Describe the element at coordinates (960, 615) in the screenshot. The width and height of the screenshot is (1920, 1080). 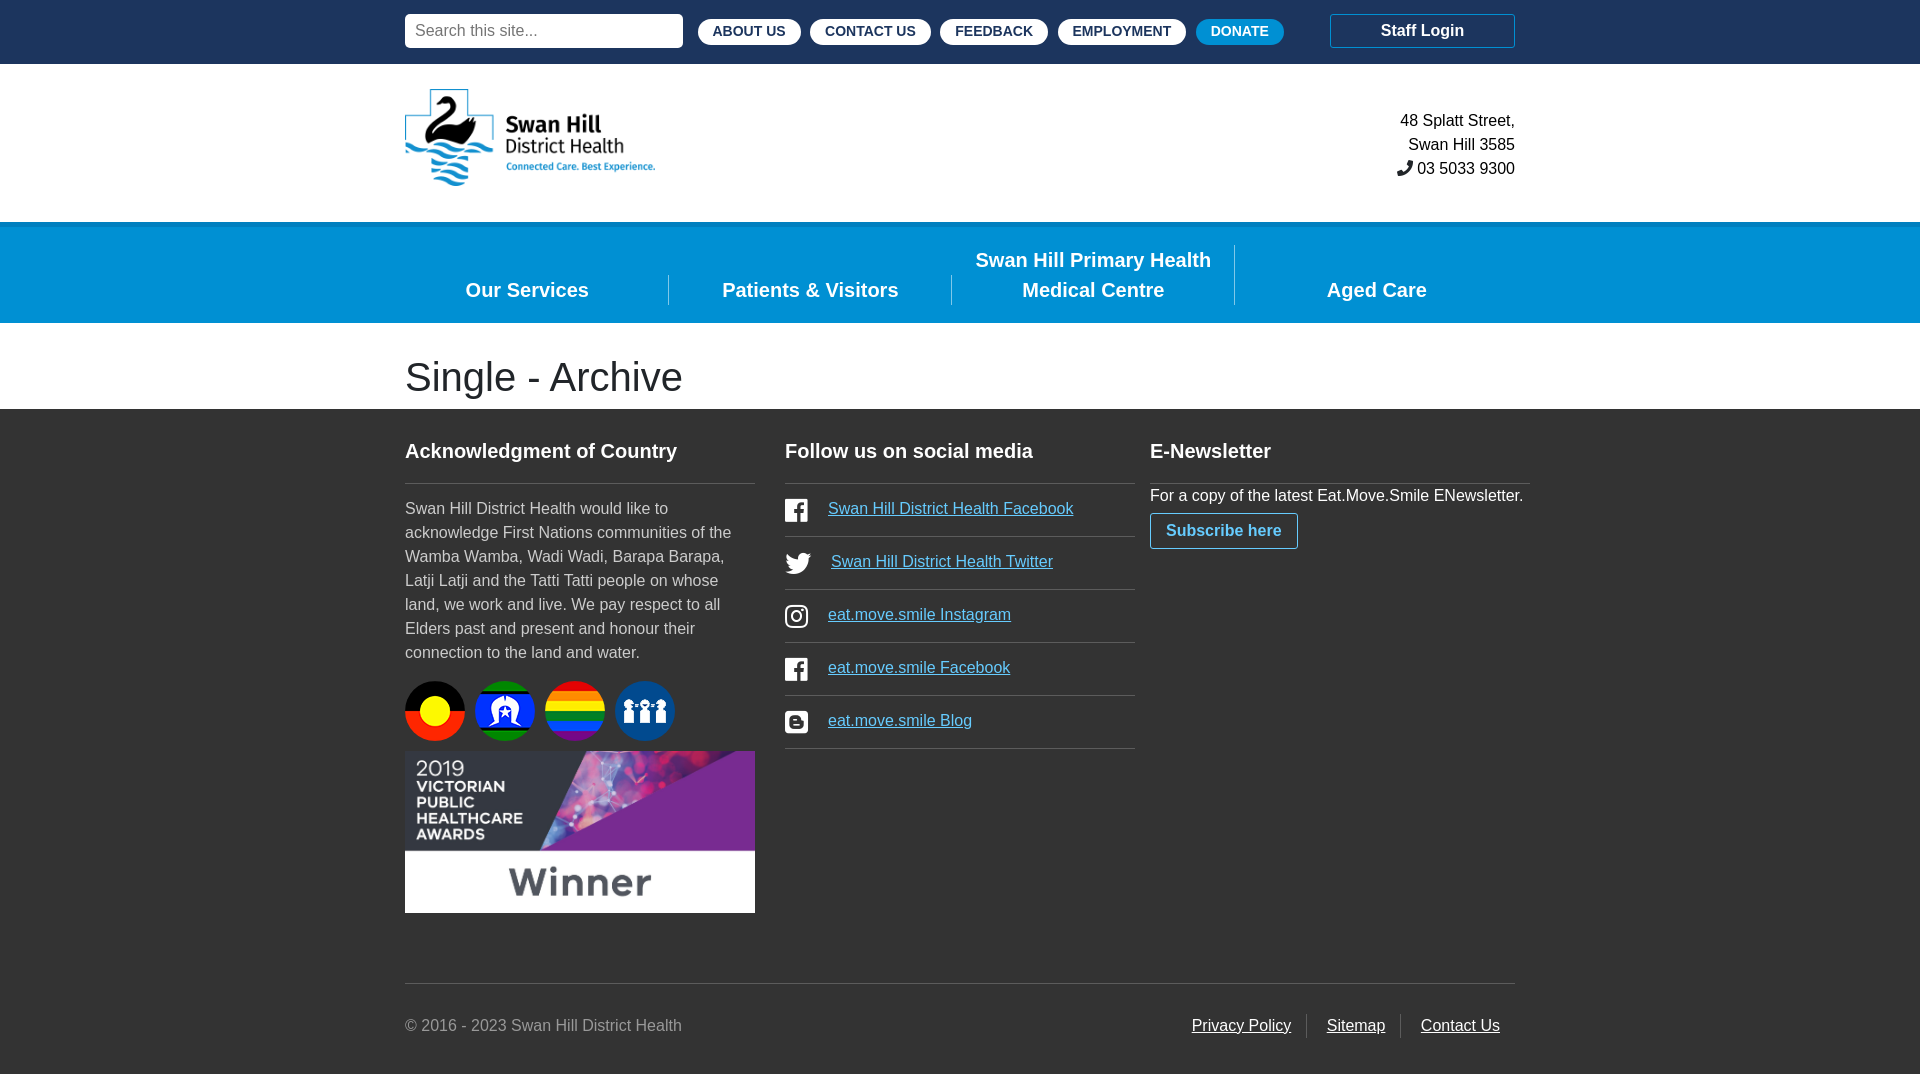
I see `'eat.move.smile Instagram'` at that location.